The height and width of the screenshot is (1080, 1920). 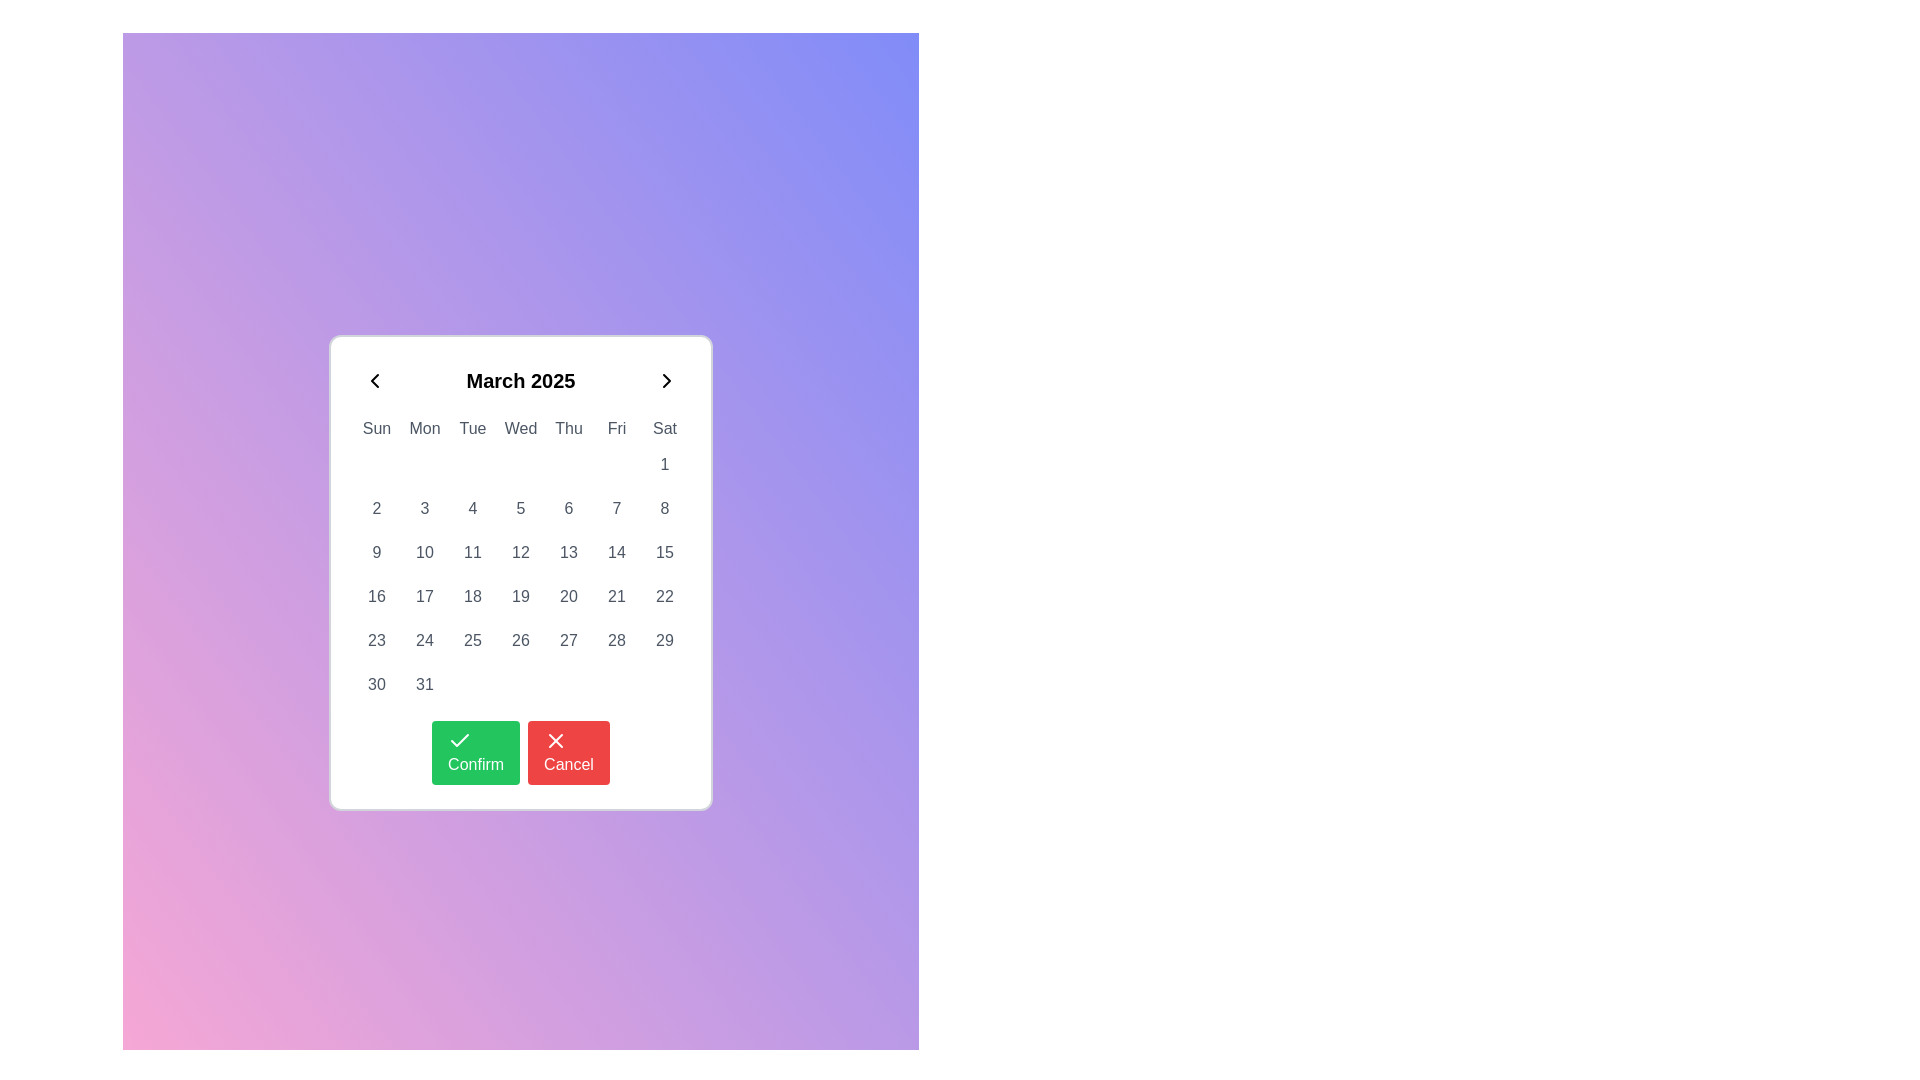 What do you see at coordinates (568, 427) in the screenshot?
I see `the static text label indicating 'Thursday' in the calendar's days of the week header, which is the fifth day in the sequence` at bounding box center [568, 427].